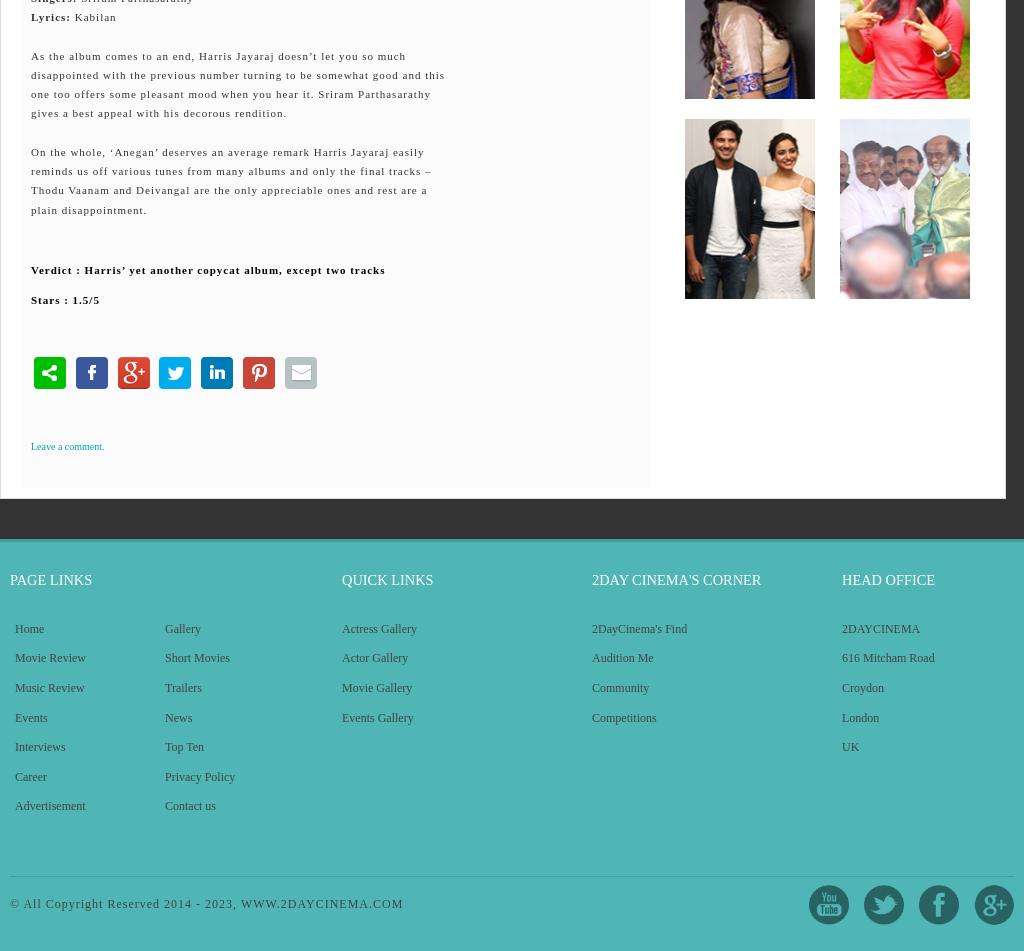  I want to click on '2DayCinema's Find', so click(639, 627).